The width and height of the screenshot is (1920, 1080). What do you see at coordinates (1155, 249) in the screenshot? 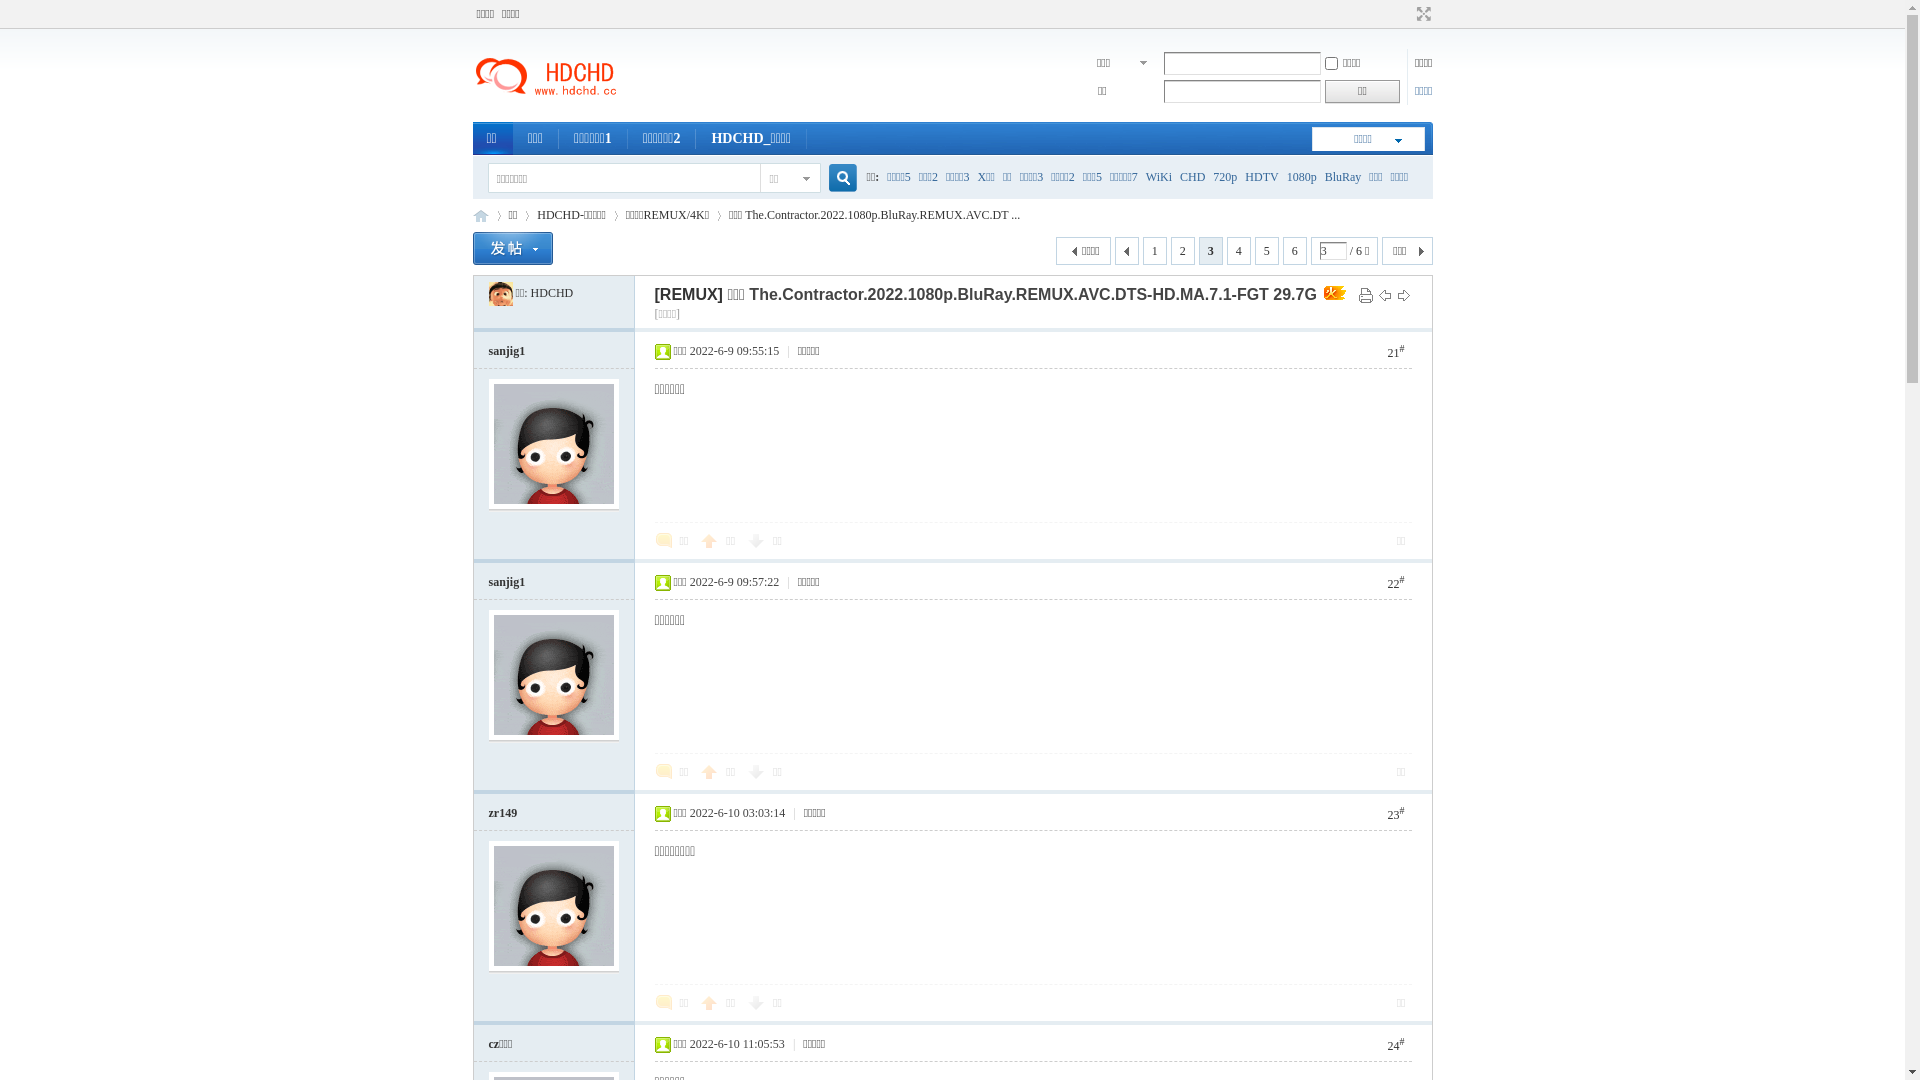
I see `'1'` at bounding box center [1155, 249].